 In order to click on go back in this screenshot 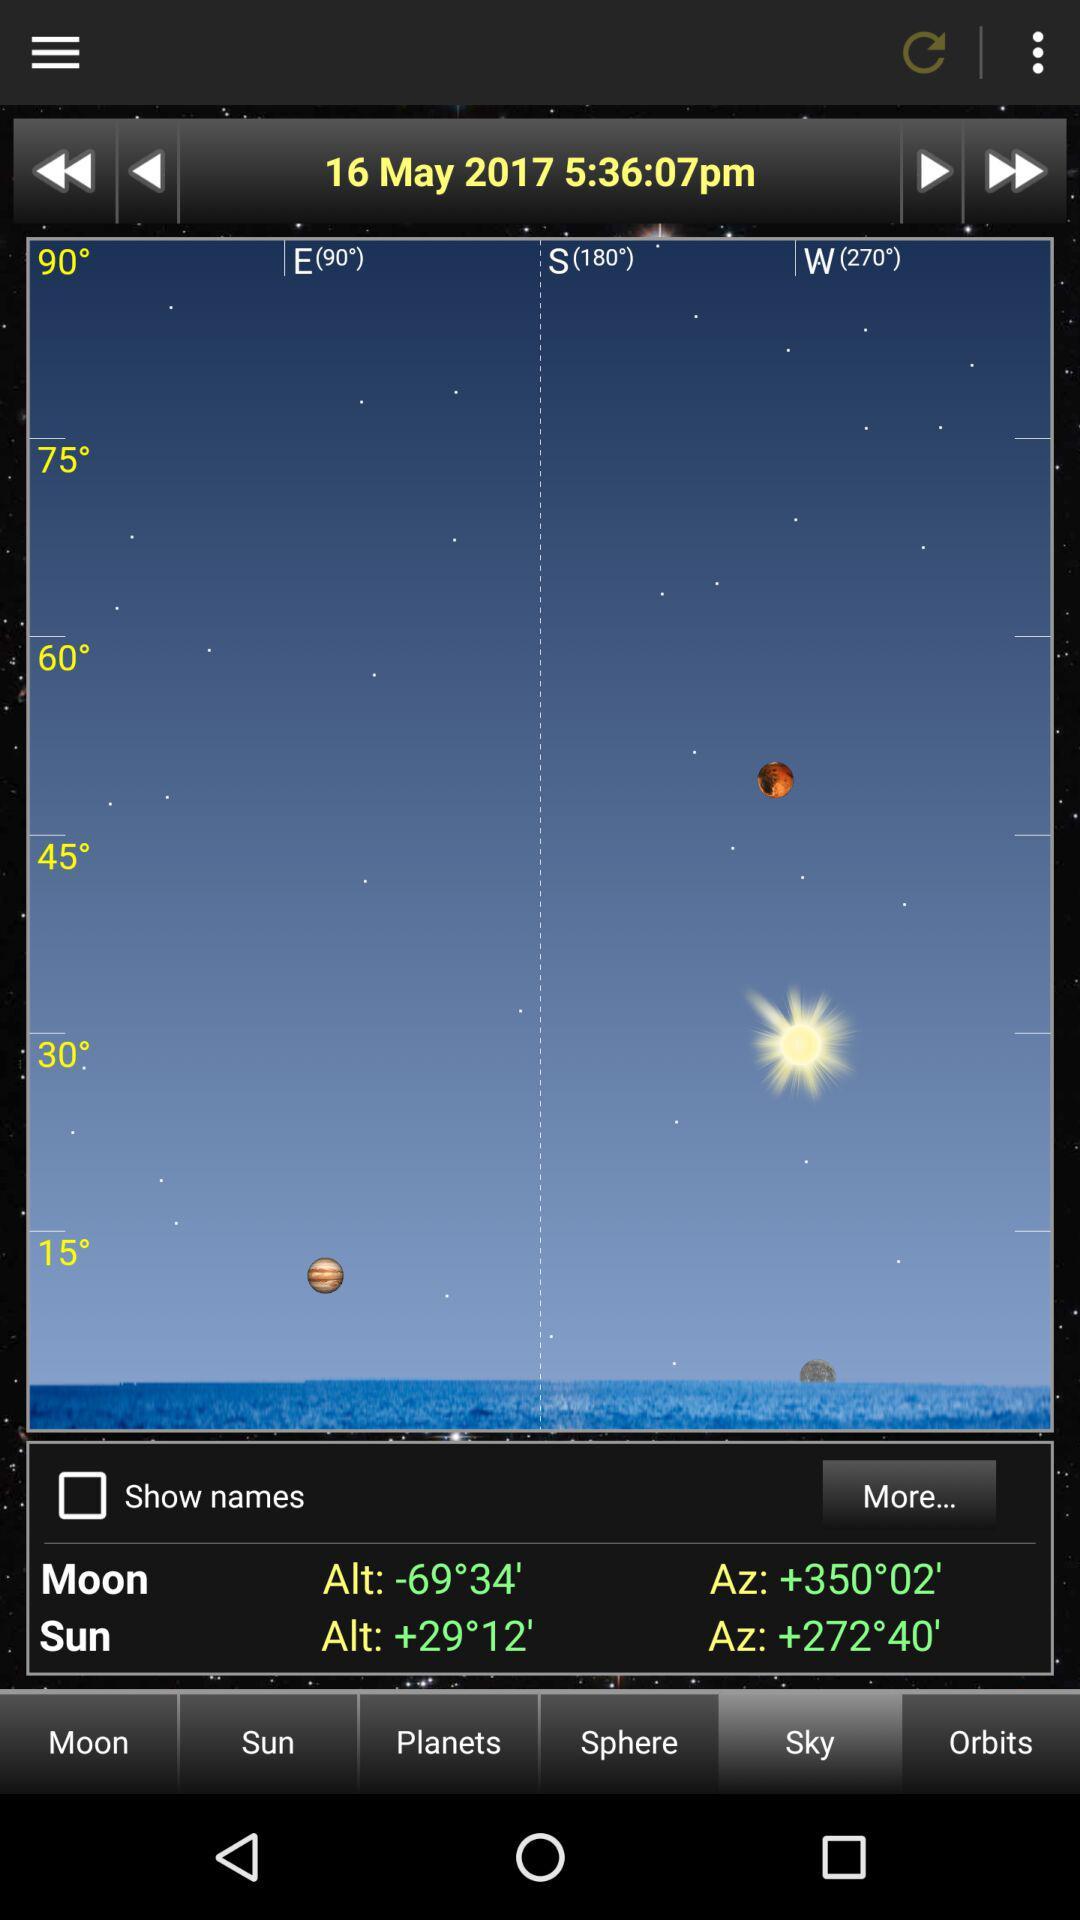, I will do `click(63, 171)`.